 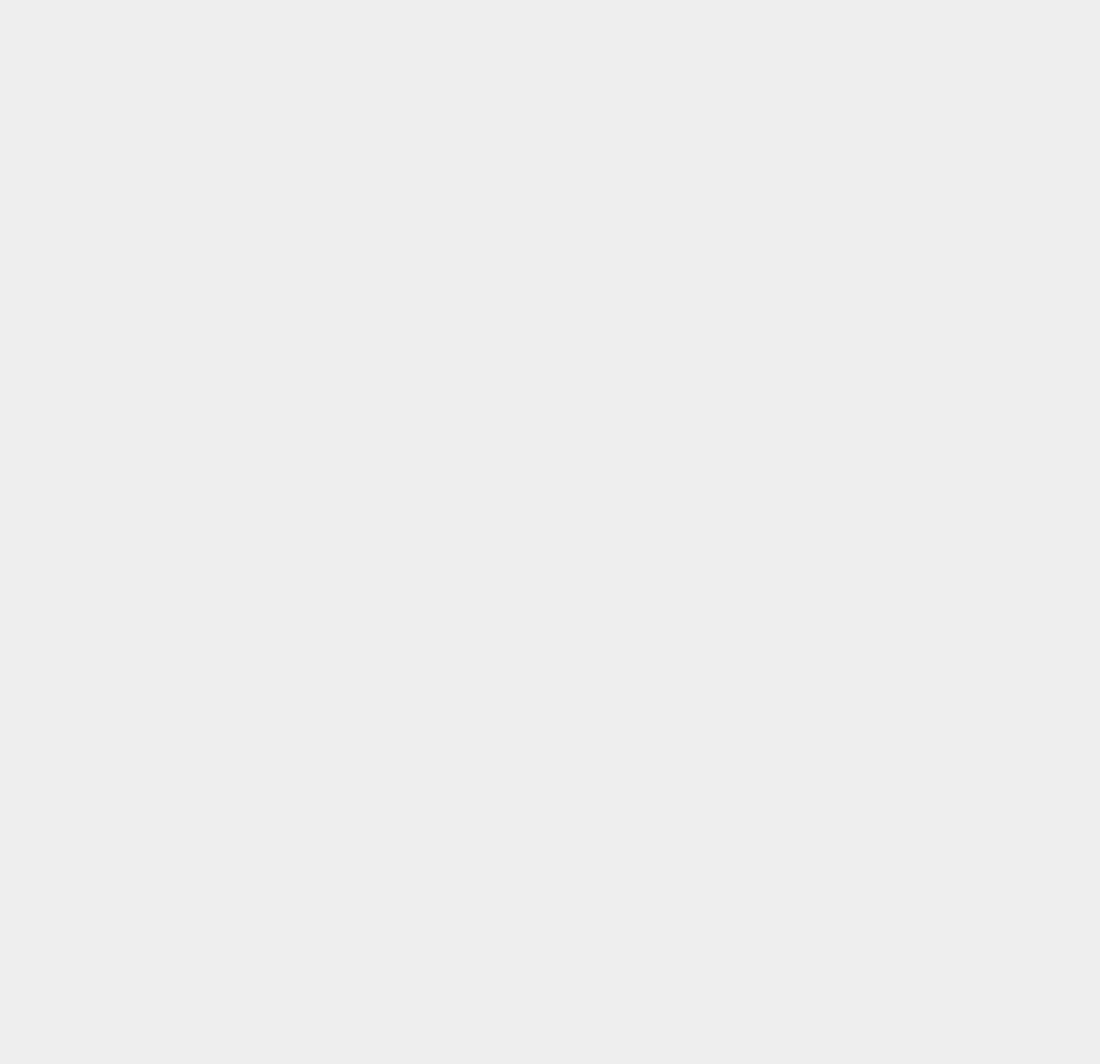 What do you see at coordinates (800, 426) in the screenshot?
I see `'iOS 7.1'` at bounding box center [800, 426].